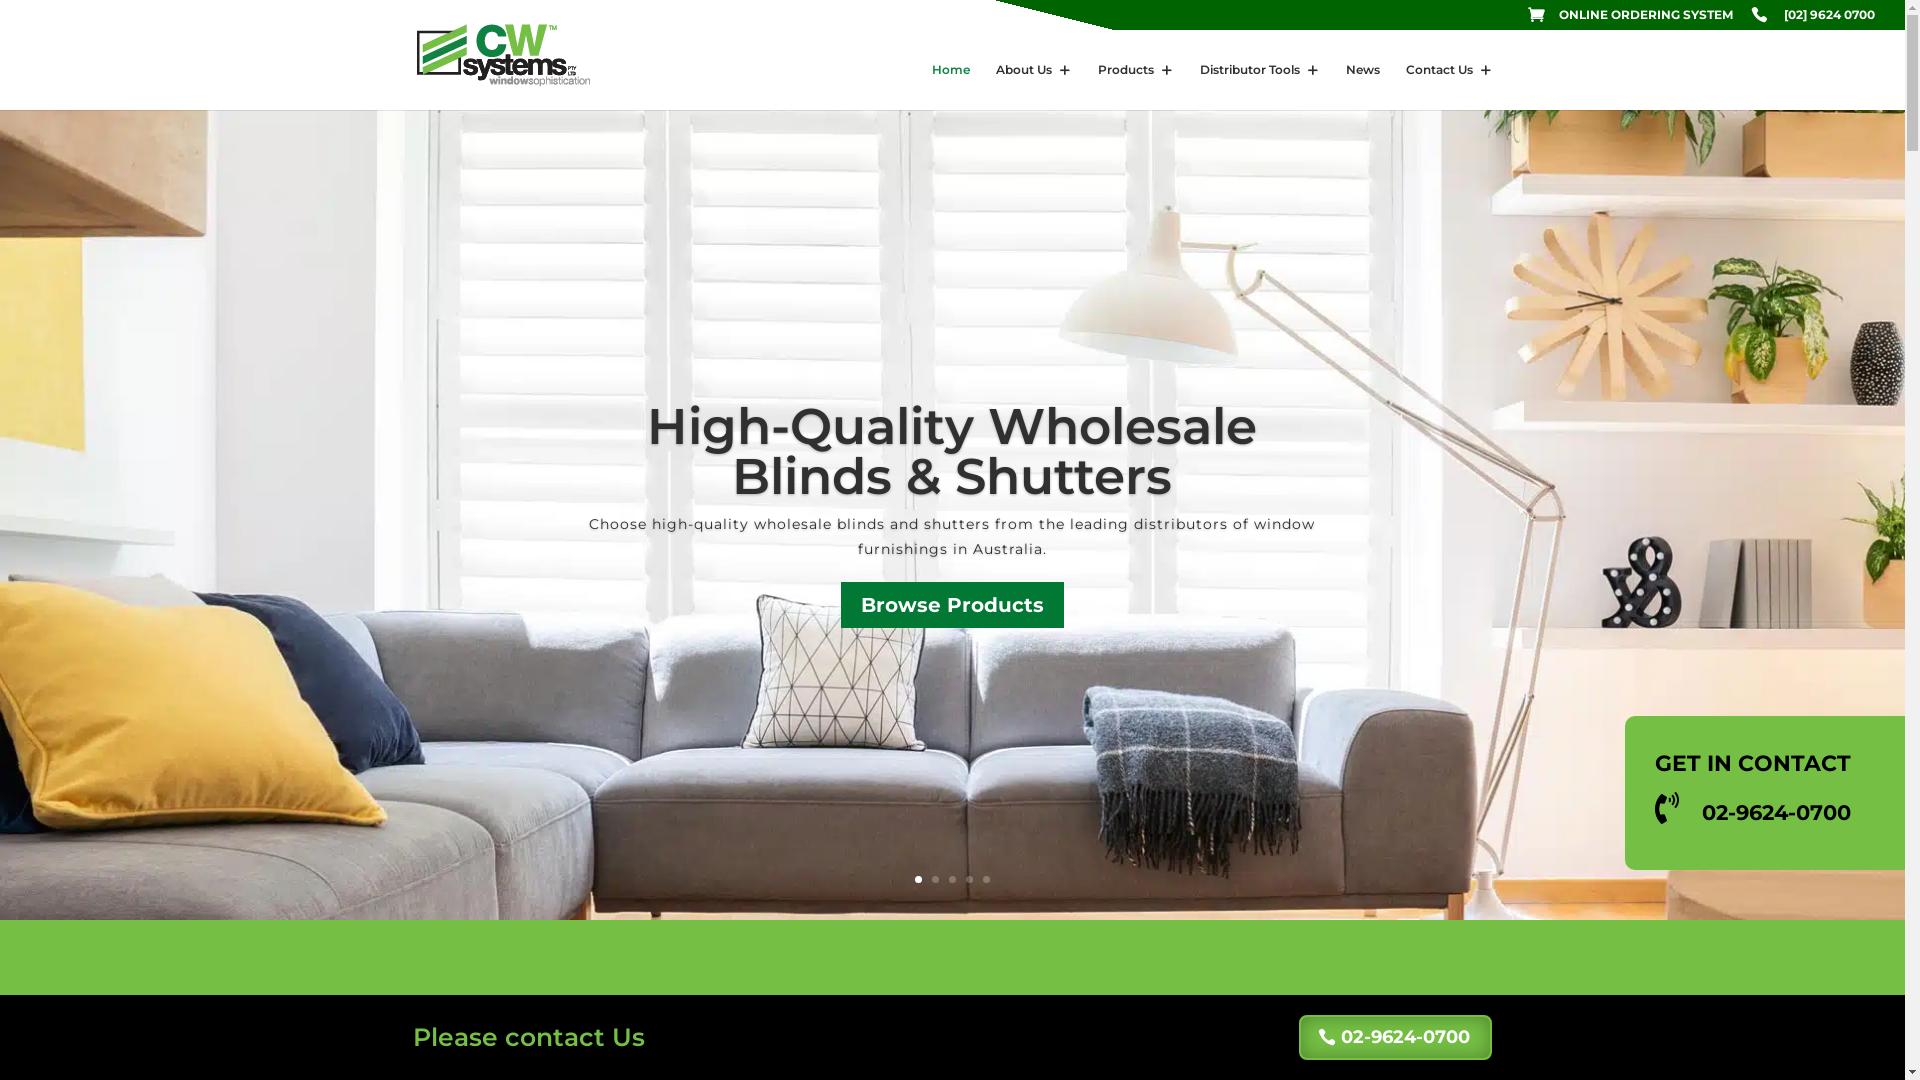  Describe the element at coordinates (917, 878) in the screenshot. I see `'1'` at that location.